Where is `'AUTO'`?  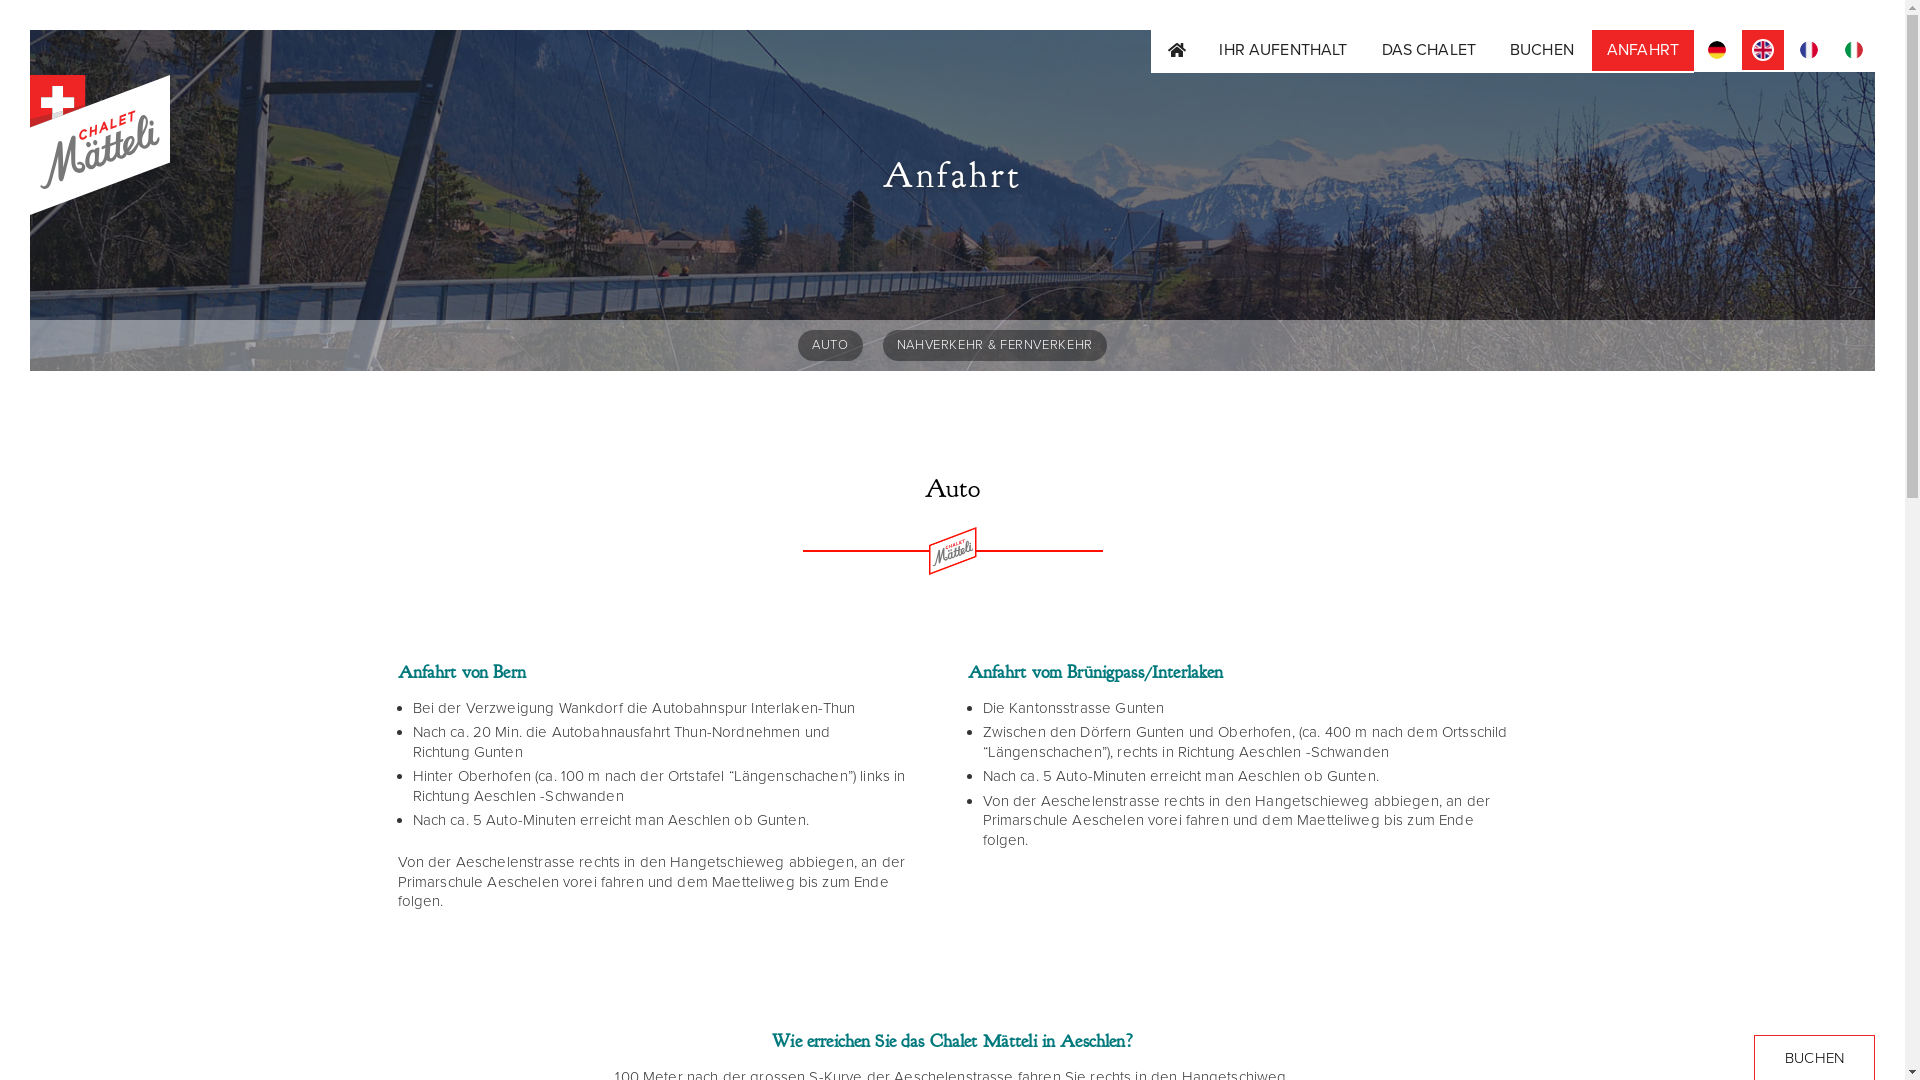 'AUTO' is located at coordinates (830, 344).